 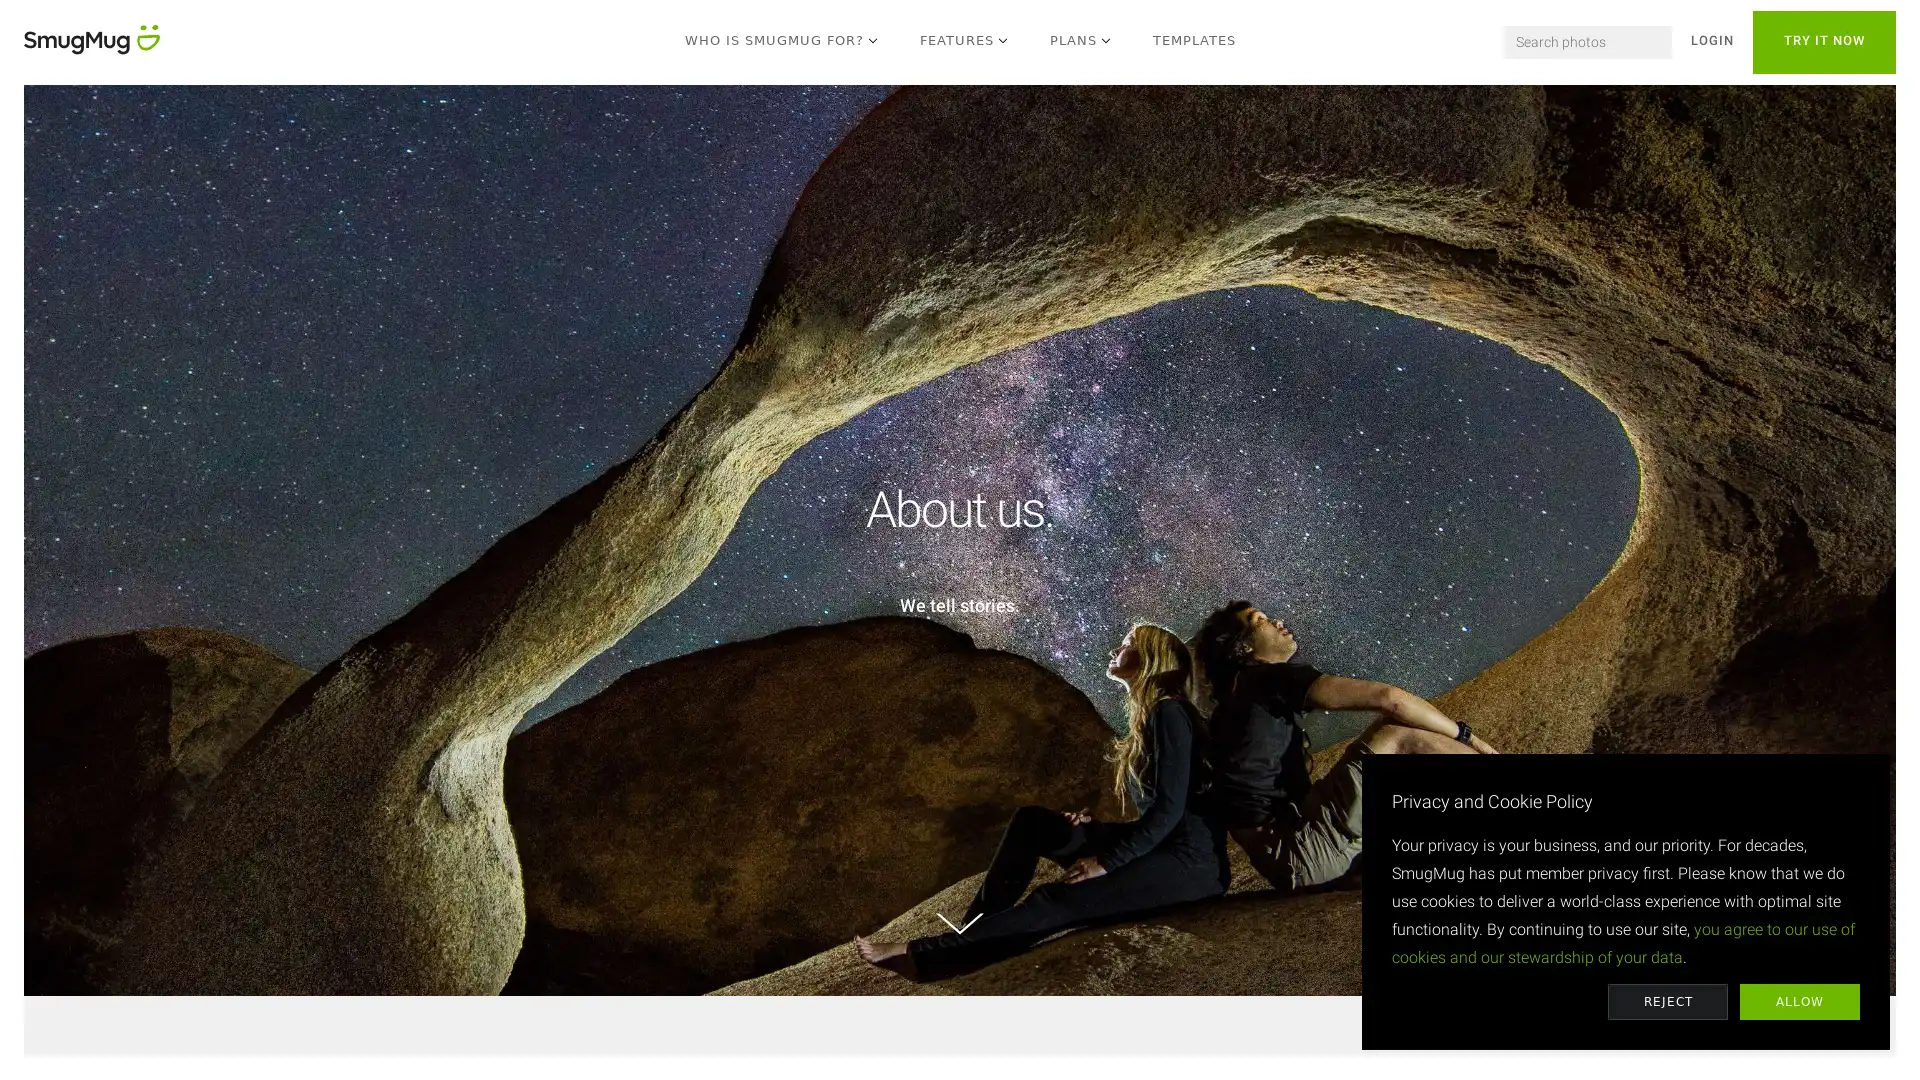 What do you see at coordinates (1080, 42) in the screenshot?
I see `PLANS` at bounding box center [1080, 42].